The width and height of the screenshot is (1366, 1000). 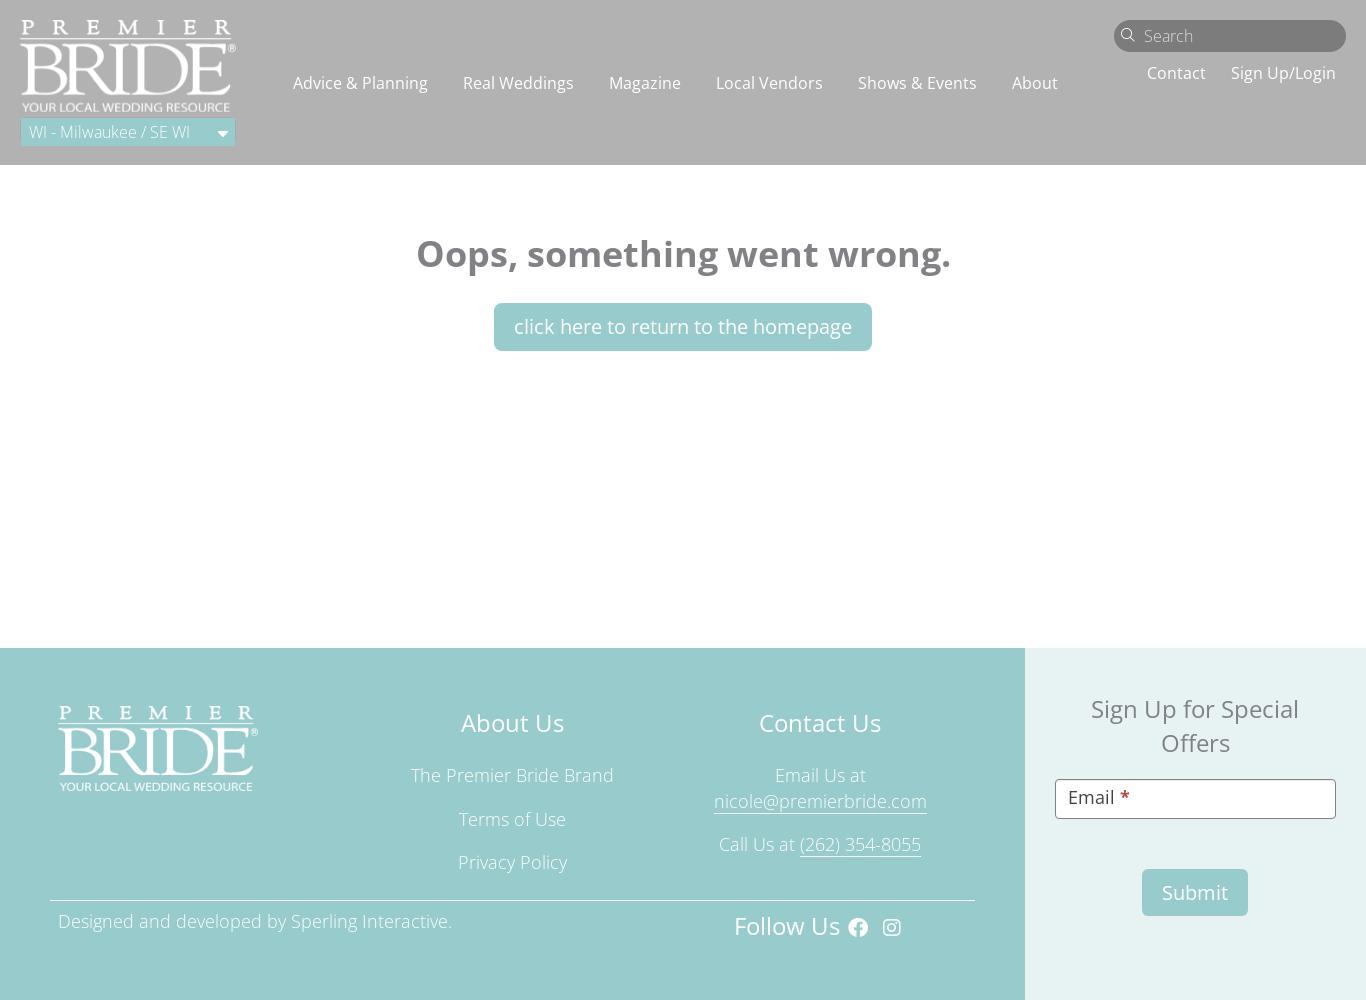 What do you see at coordinates (777, 192) in the screenshot?
I see `'Housing - Financial'` at bounding box center [777, 192].